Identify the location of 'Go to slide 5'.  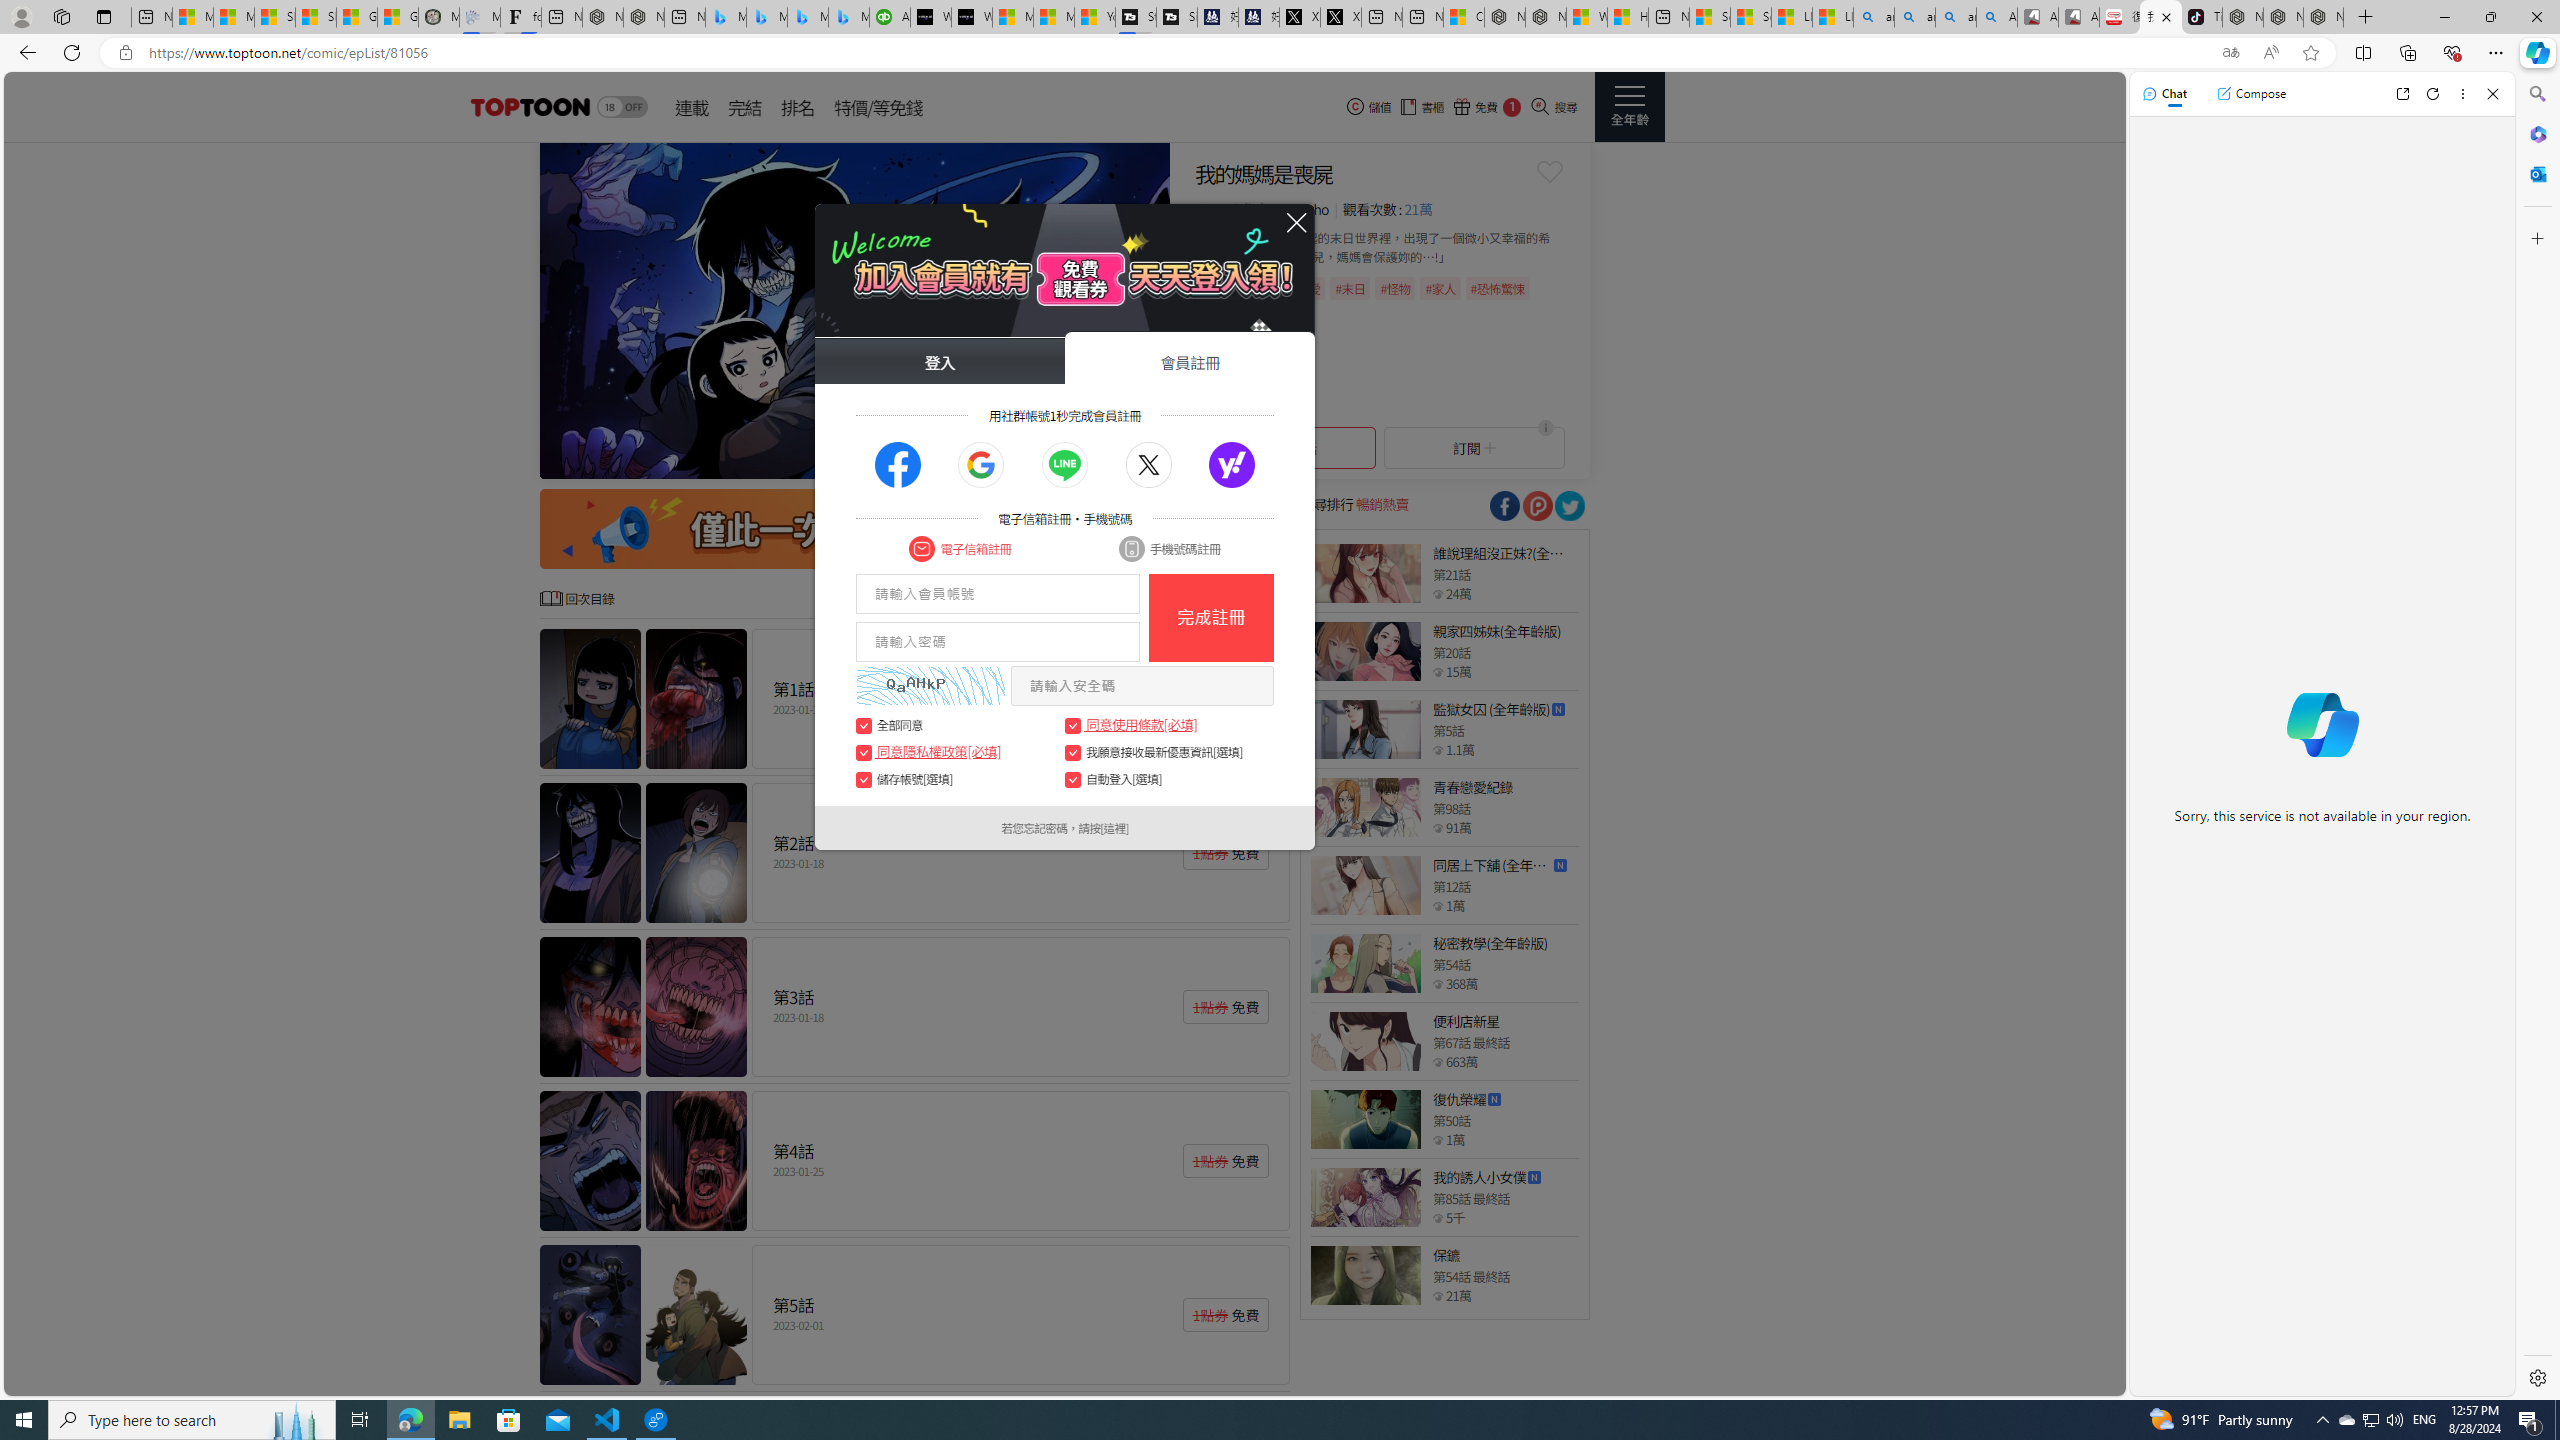
(1065, 459).